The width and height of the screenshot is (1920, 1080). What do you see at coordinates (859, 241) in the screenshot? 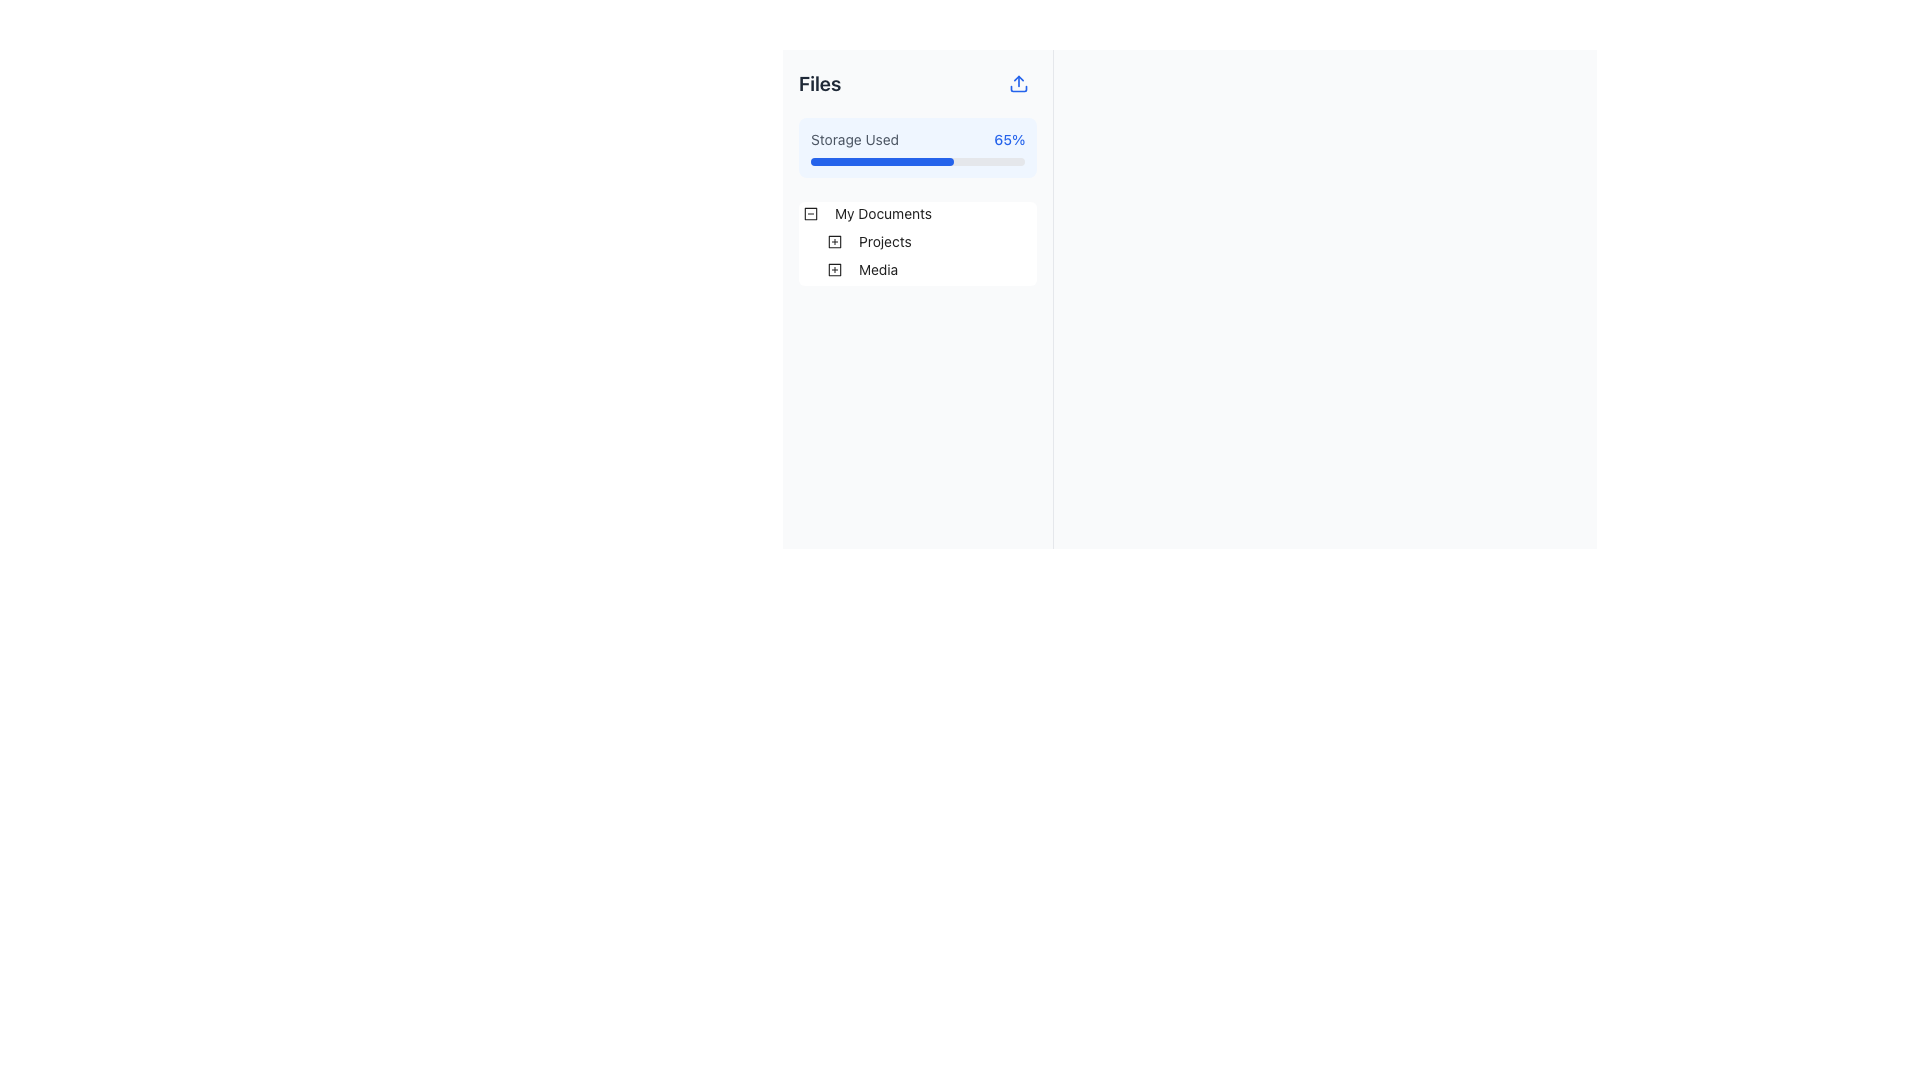
I see `the plus icon next to the 'Projects' text in the Tree Node located in the left sidebar, which is the second option below 'My Documents'` at bounding box center [859, 241].